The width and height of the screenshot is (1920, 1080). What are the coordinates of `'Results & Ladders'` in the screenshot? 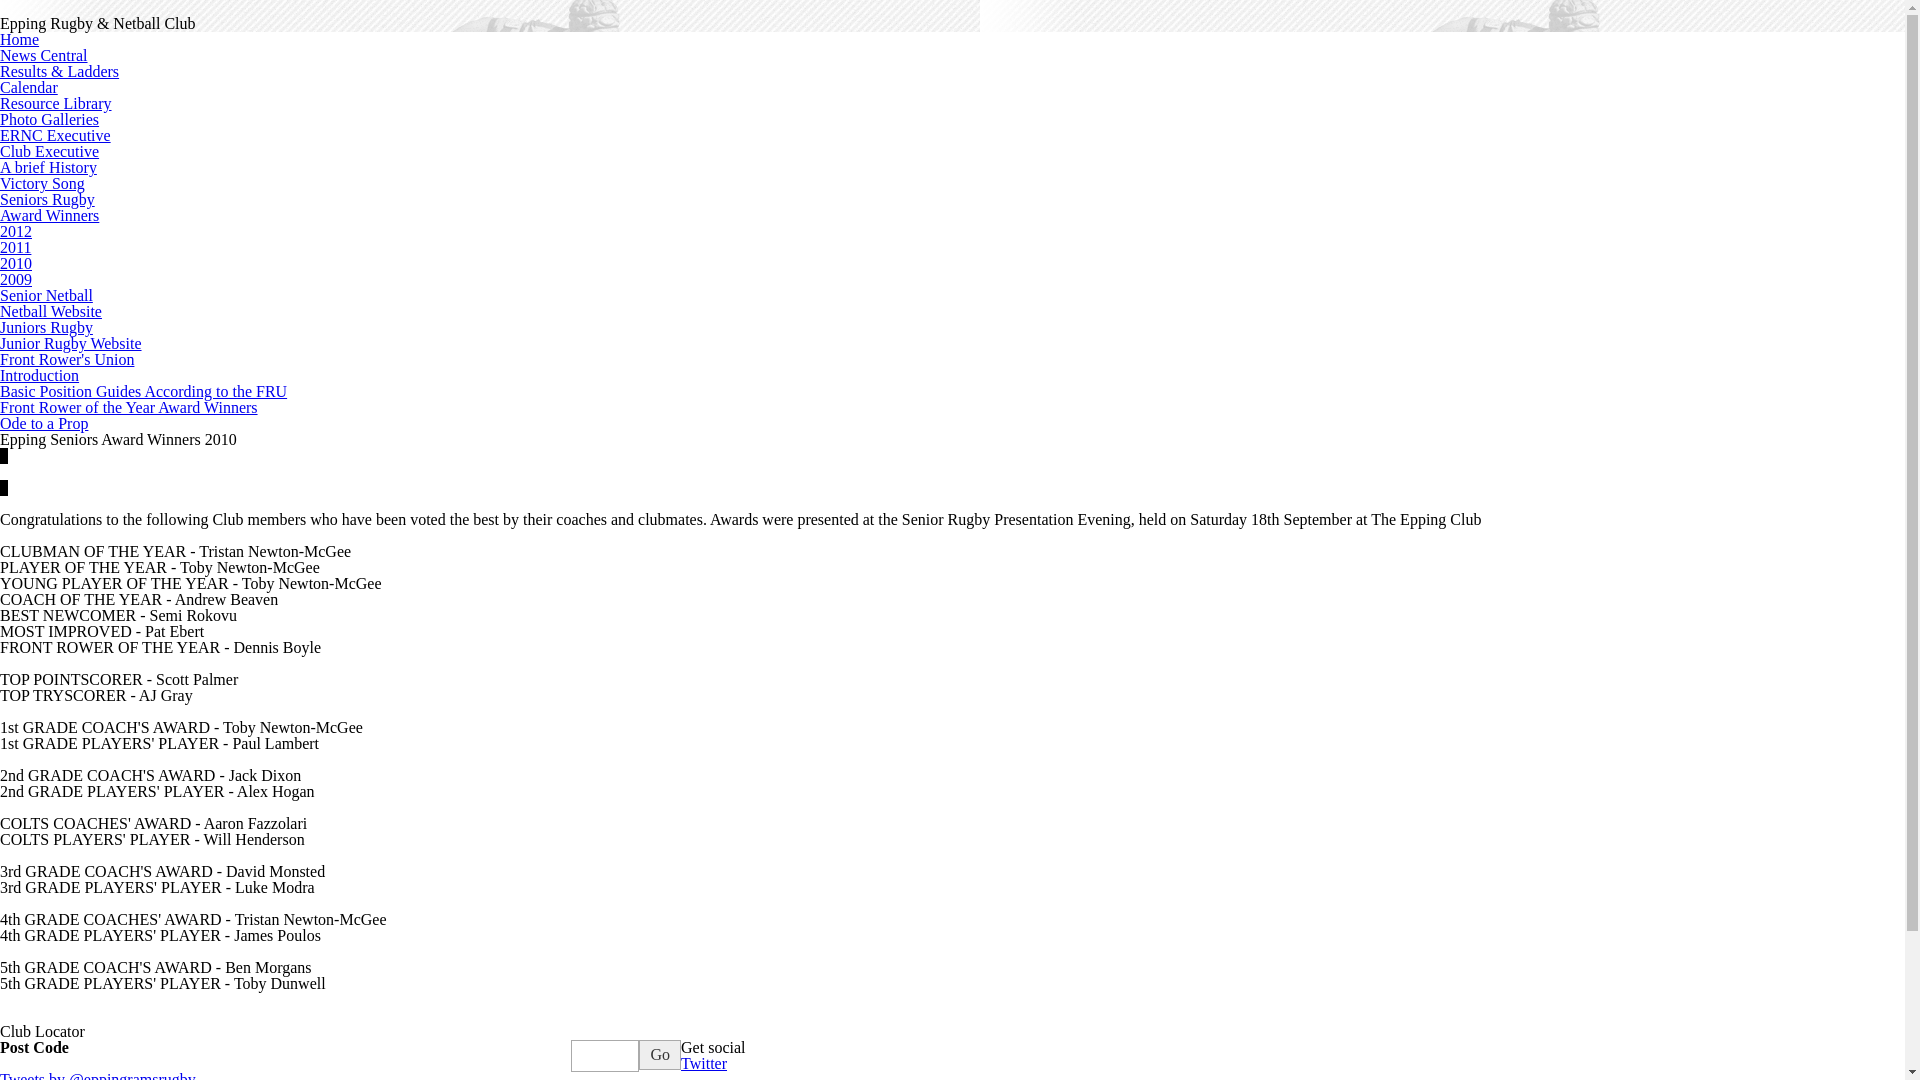 It's located at (59, 70).